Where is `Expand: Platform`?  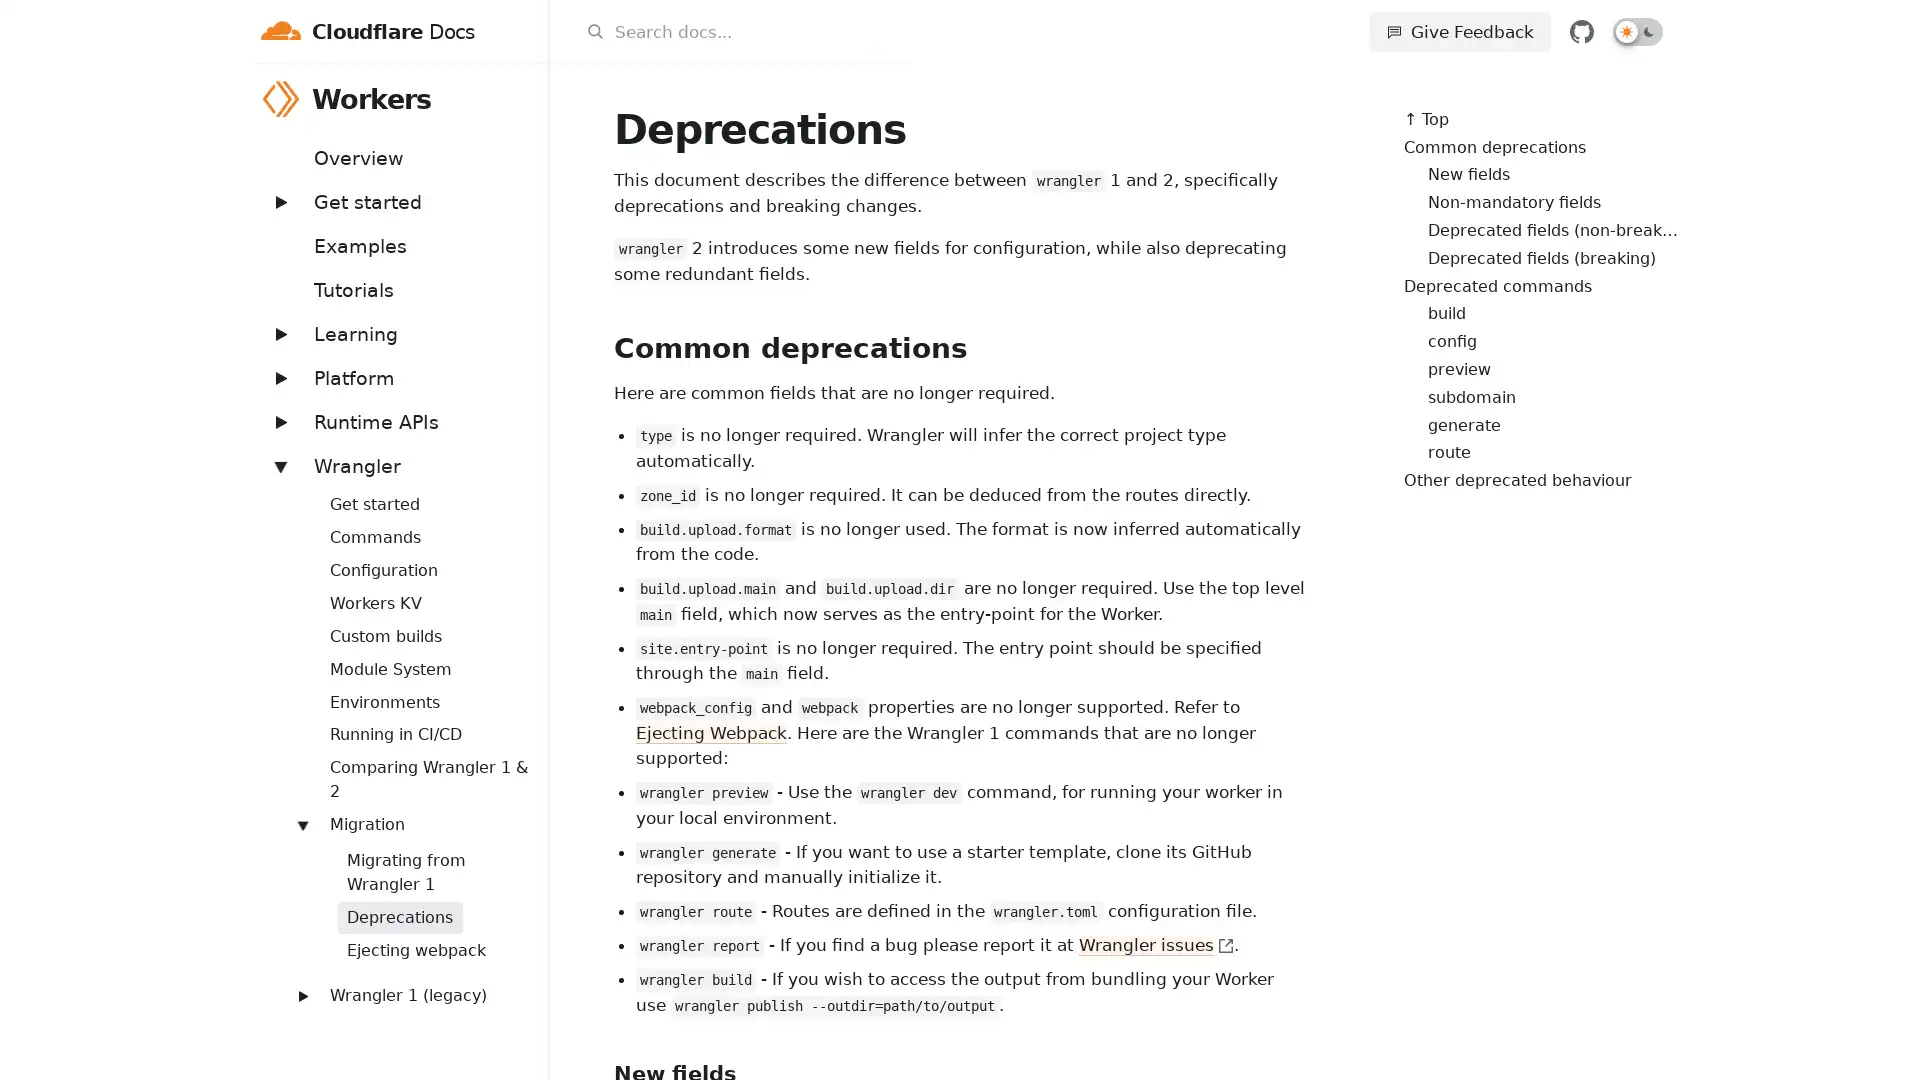 Expand: Platform is located at coordinates (278, 377).